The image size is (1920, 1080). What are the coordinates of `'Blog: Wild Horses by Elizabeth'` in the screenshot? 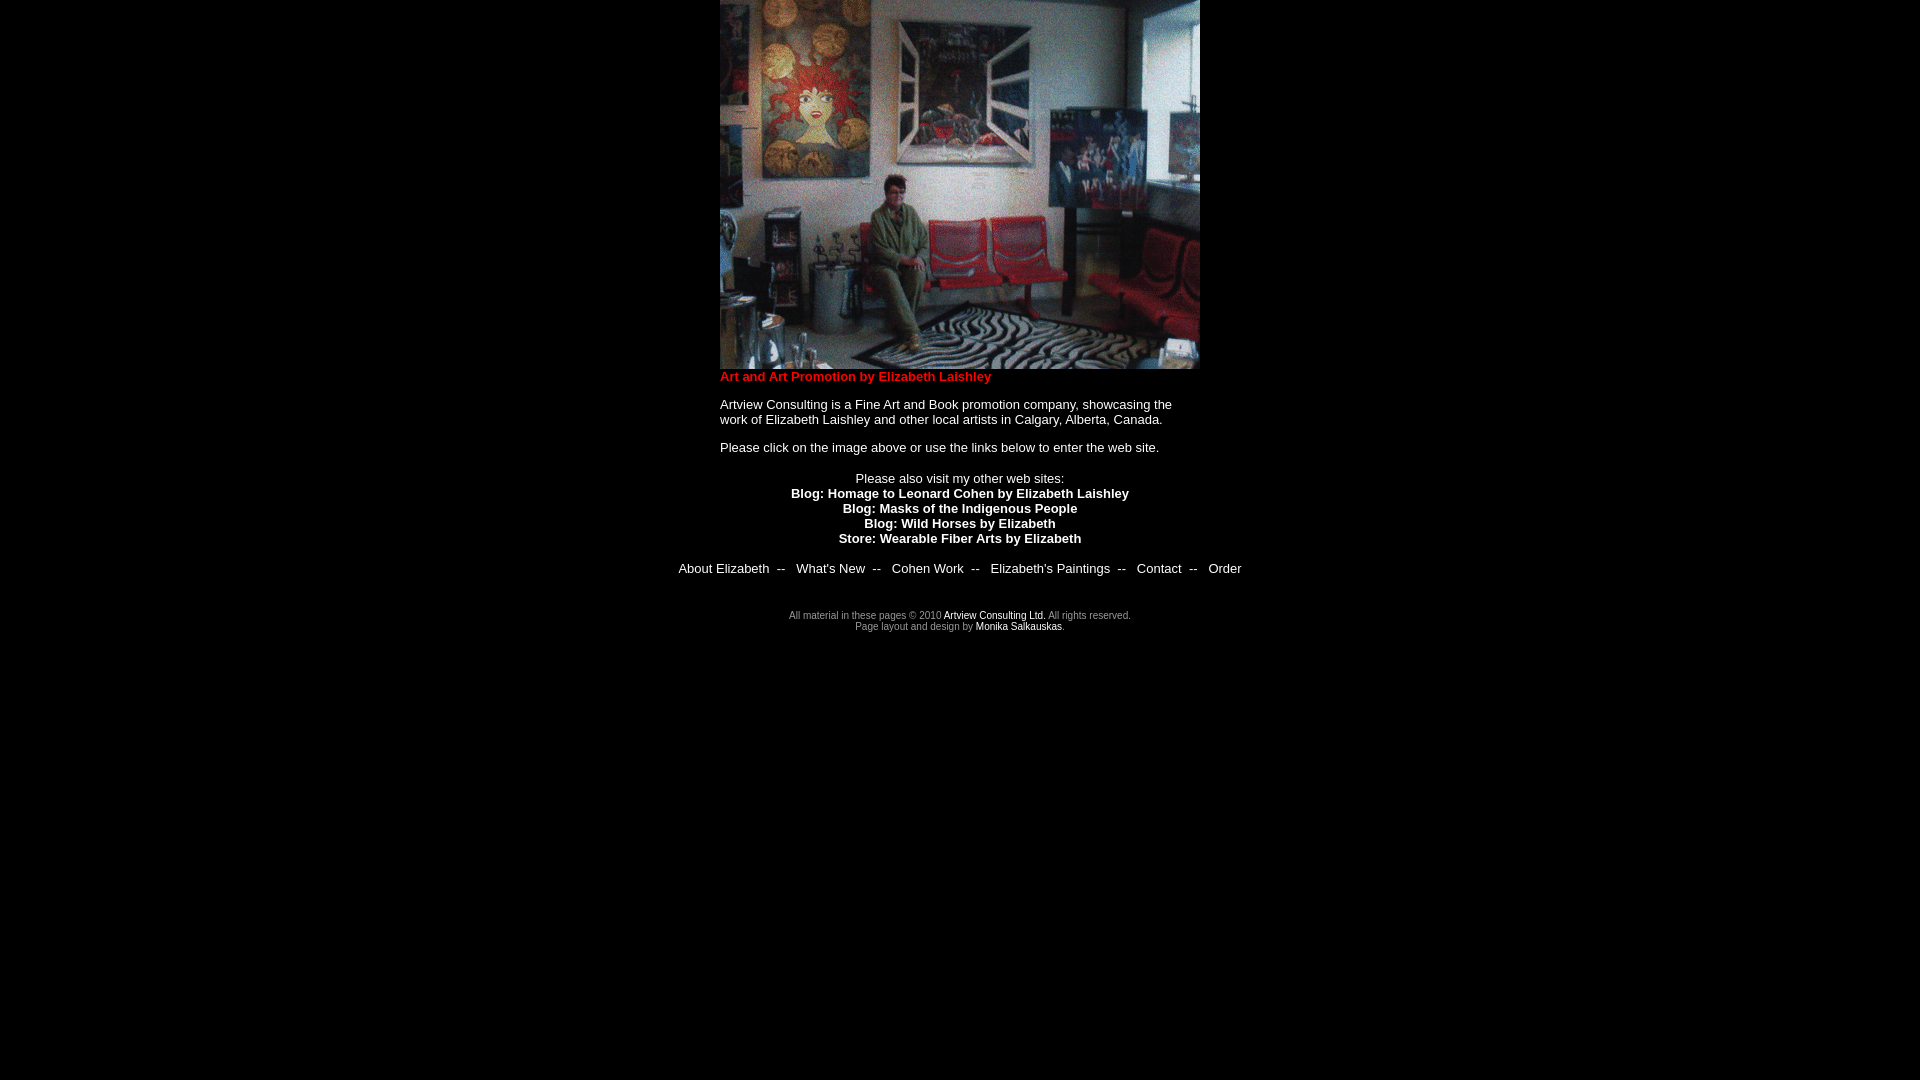 It's located at (958, 522).